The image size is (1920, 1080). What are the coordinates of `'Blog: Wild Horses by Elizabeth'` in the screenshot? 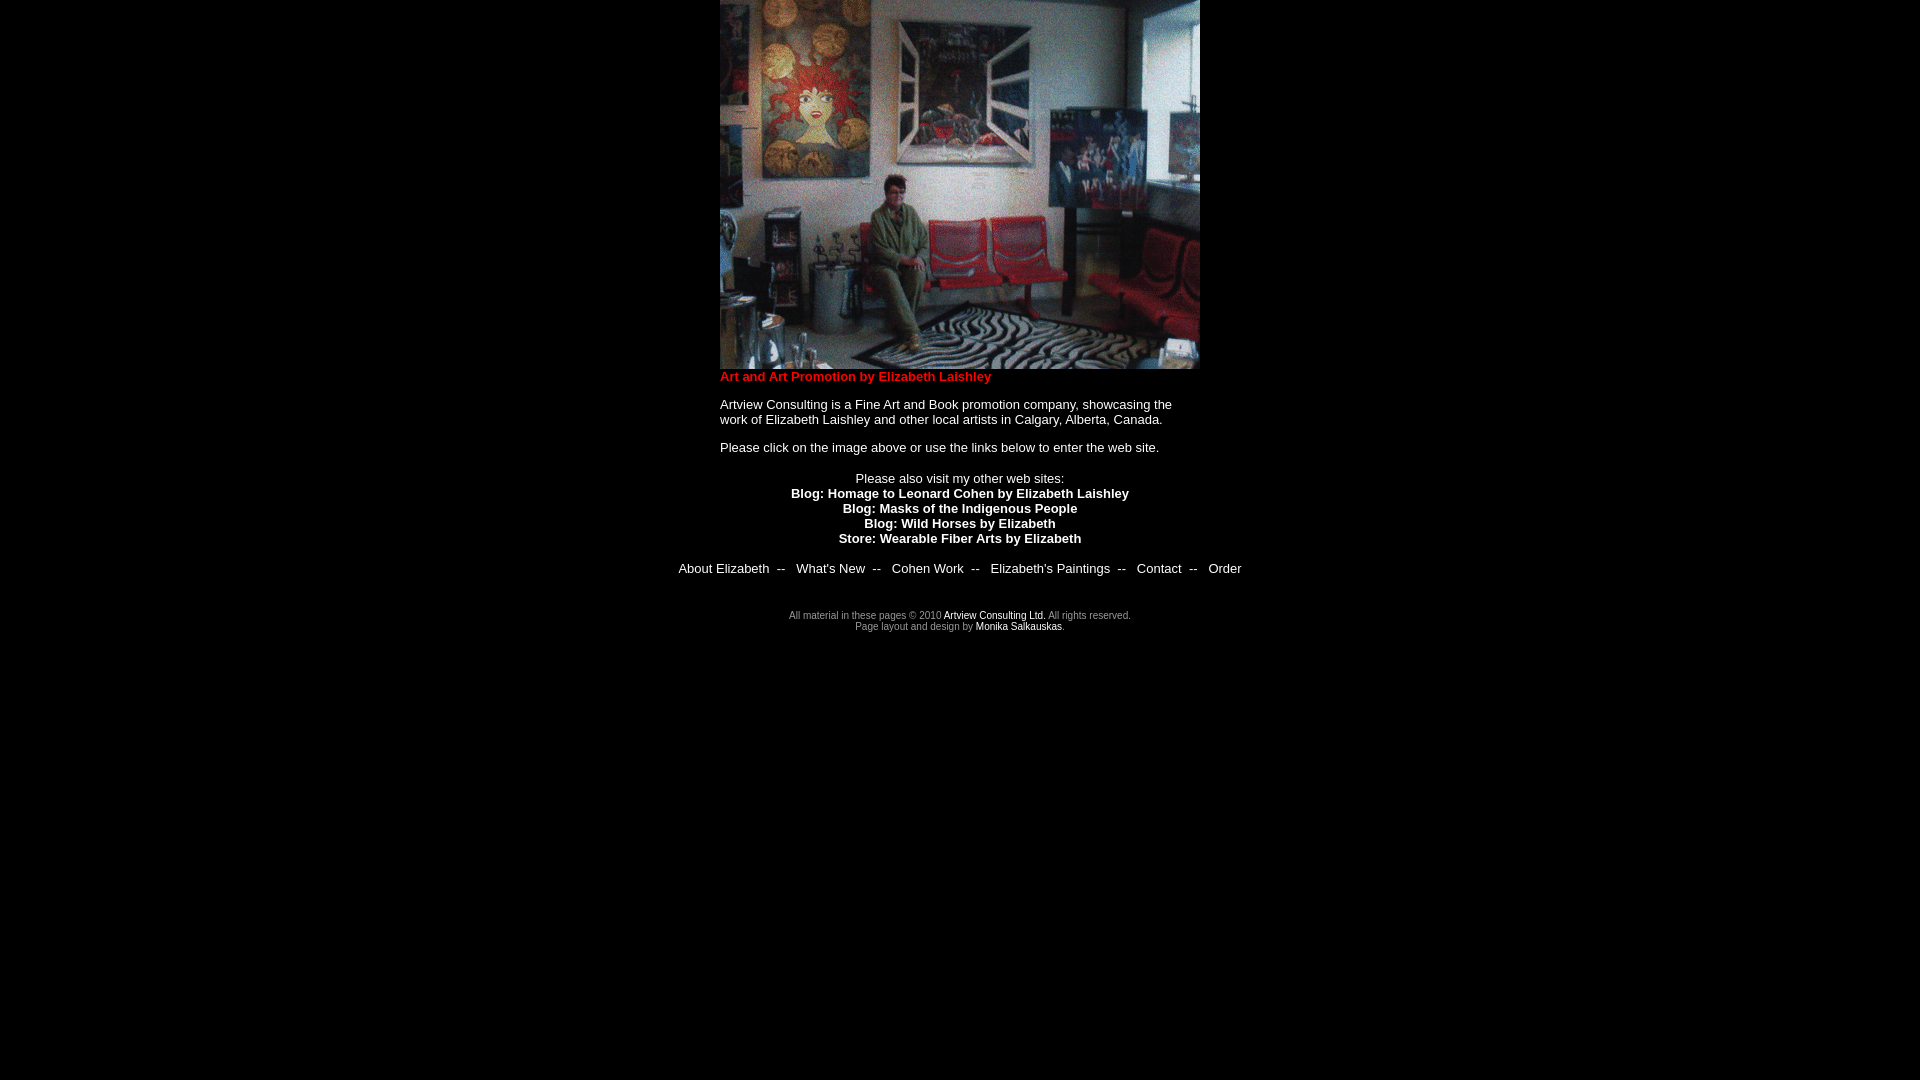 It's located at (958, 522).